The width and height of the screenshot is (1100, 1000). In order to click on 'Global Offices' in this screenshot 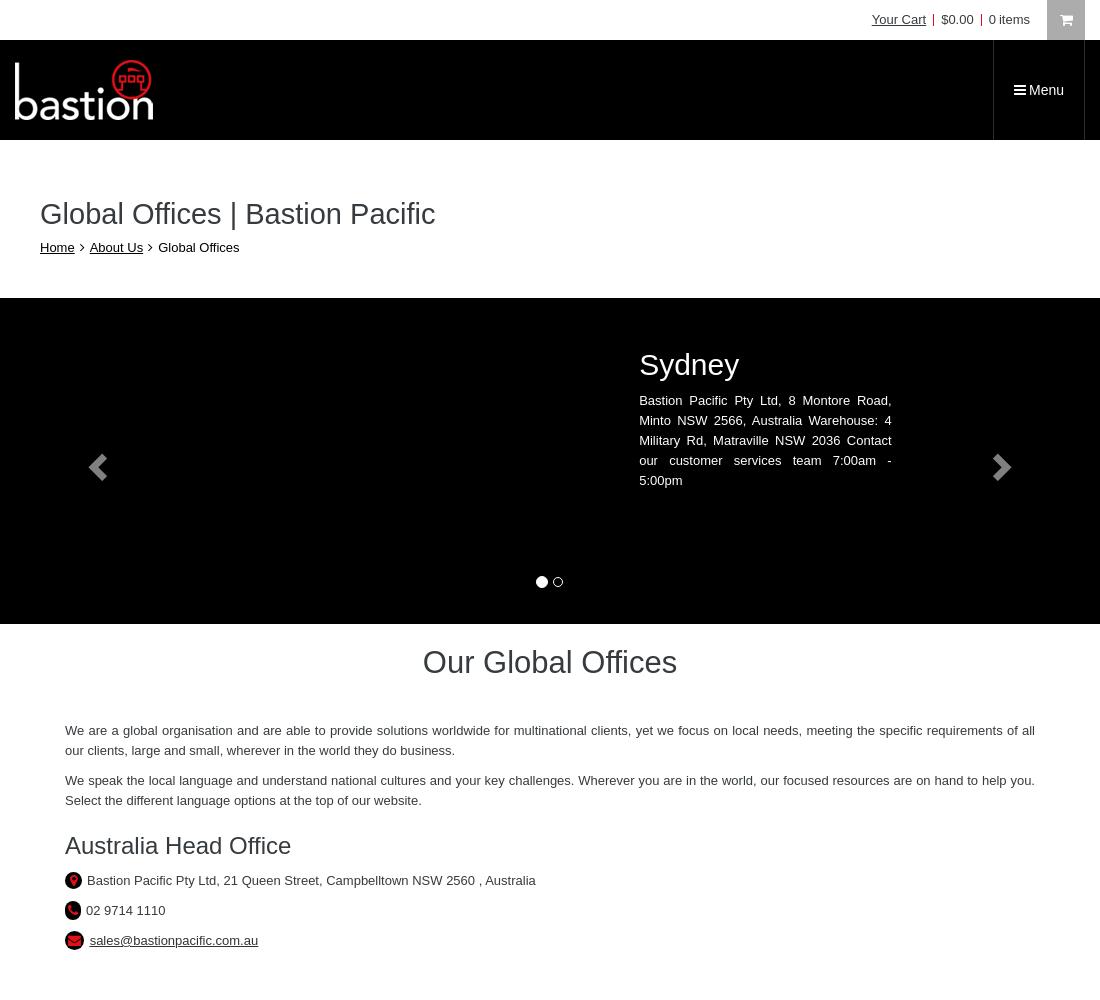, I will do `click(156, 246)`.